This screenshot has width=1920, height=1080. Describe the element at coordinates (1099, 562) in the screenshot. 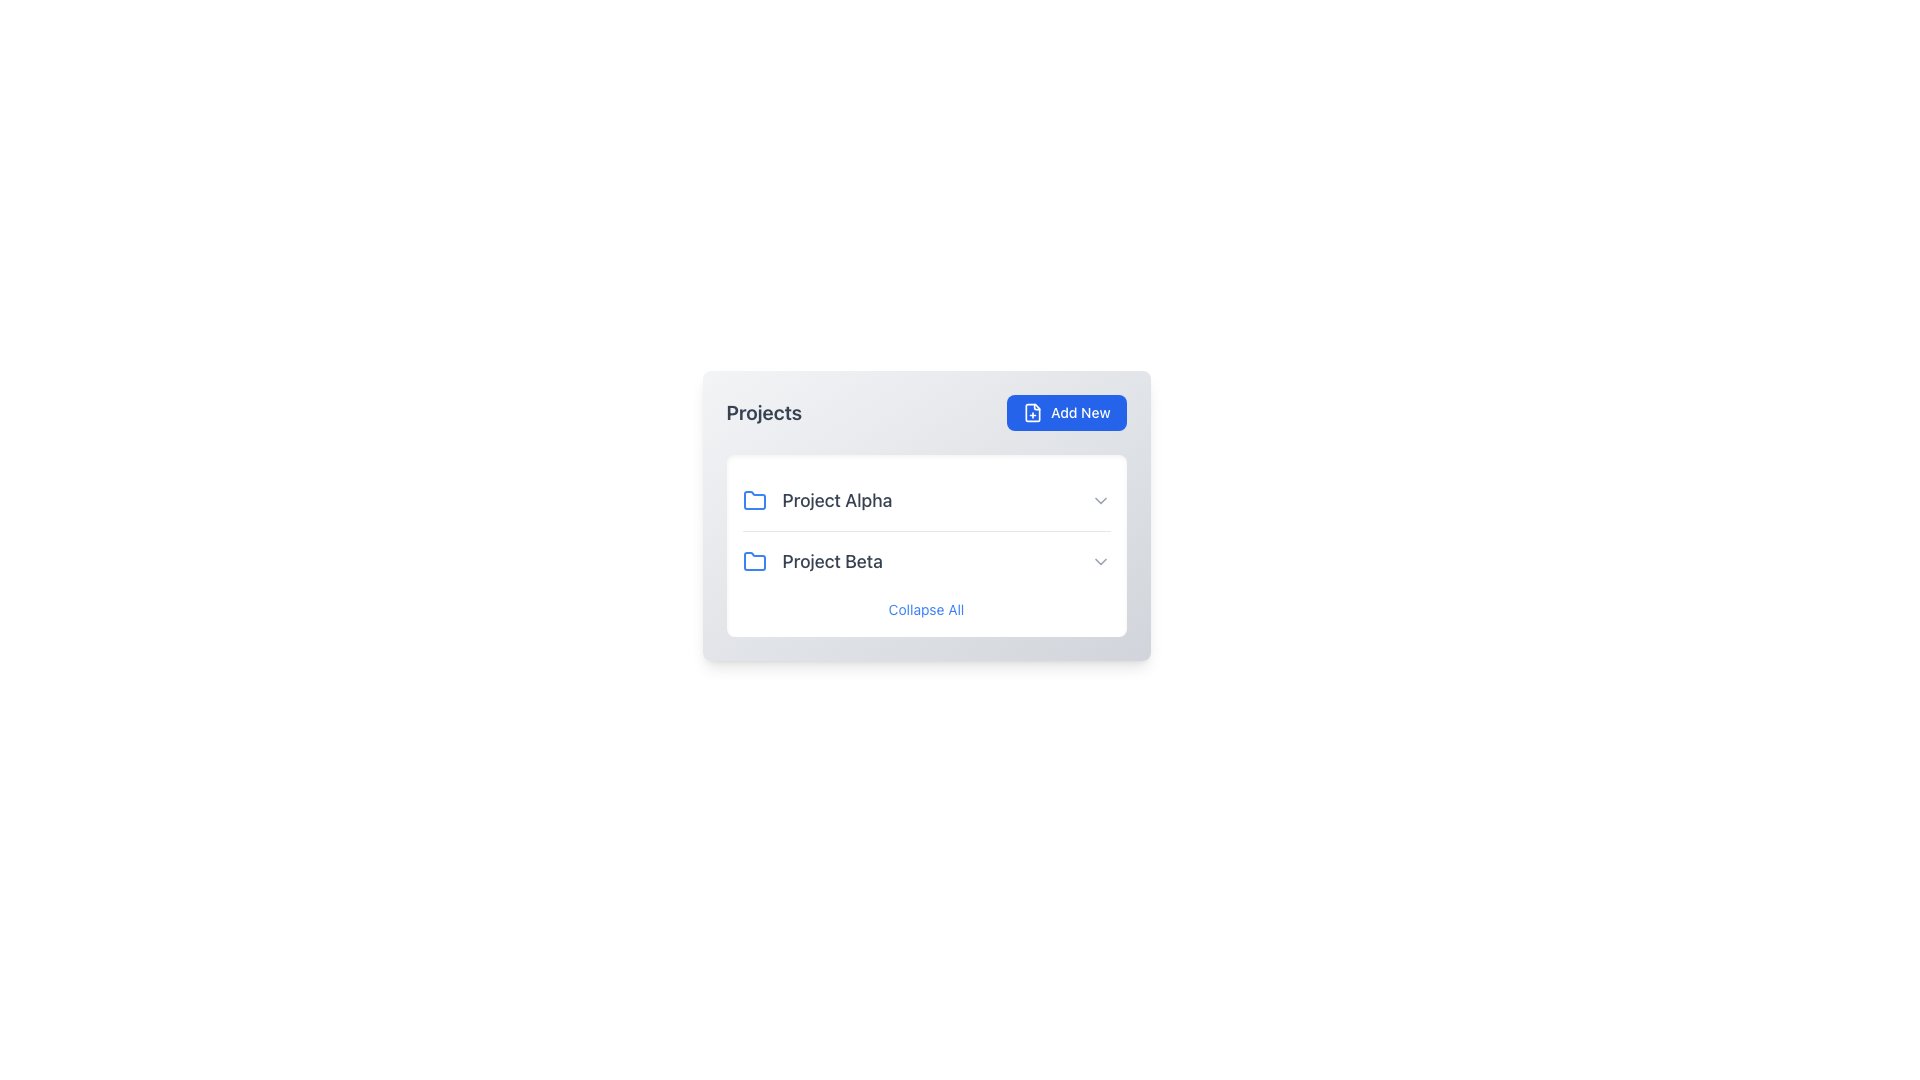

I see `the chevron toggle button located to the right of the 'Project Beta' label` at that location.